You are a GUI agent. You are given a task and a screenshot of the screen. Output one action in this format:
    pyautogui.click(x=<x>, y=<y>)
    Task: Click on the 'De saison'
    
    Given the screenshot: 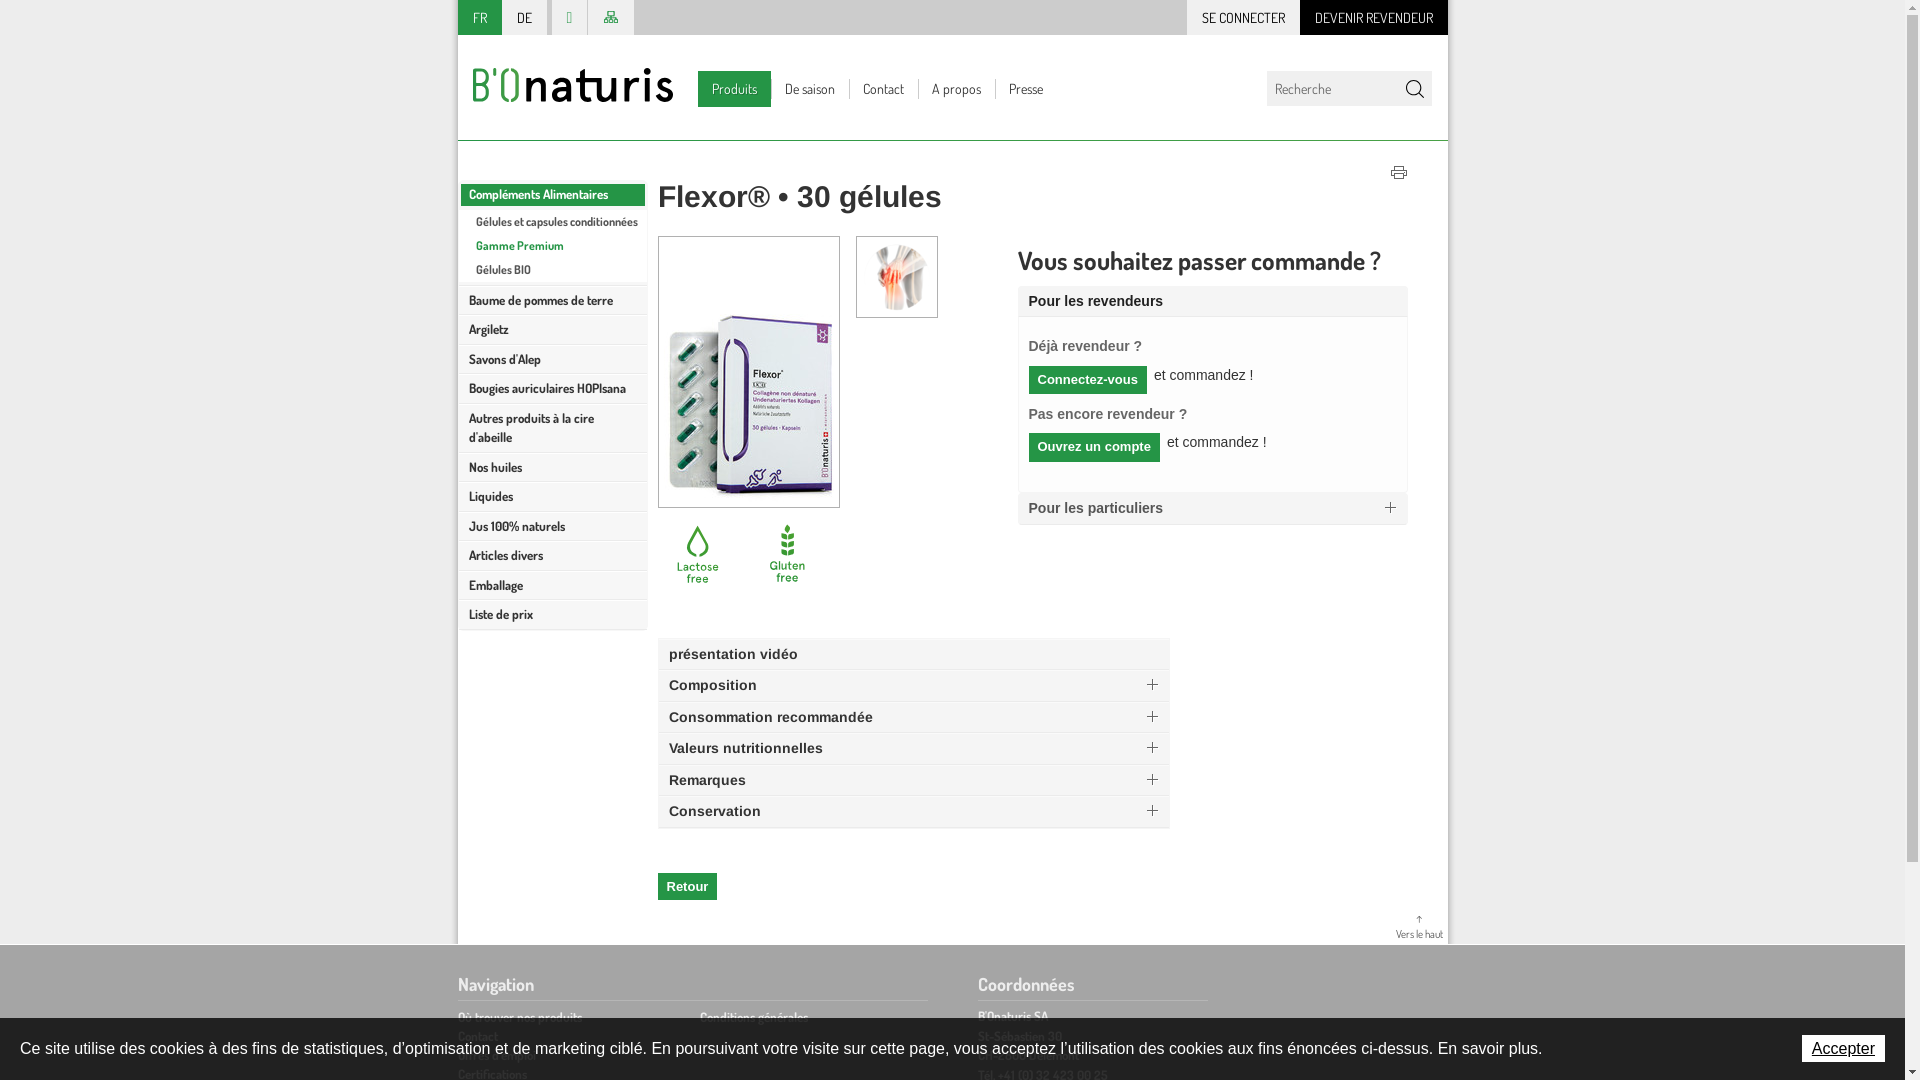 What is the action you would take?
    pyautogui.click(x=809, y=87)
    